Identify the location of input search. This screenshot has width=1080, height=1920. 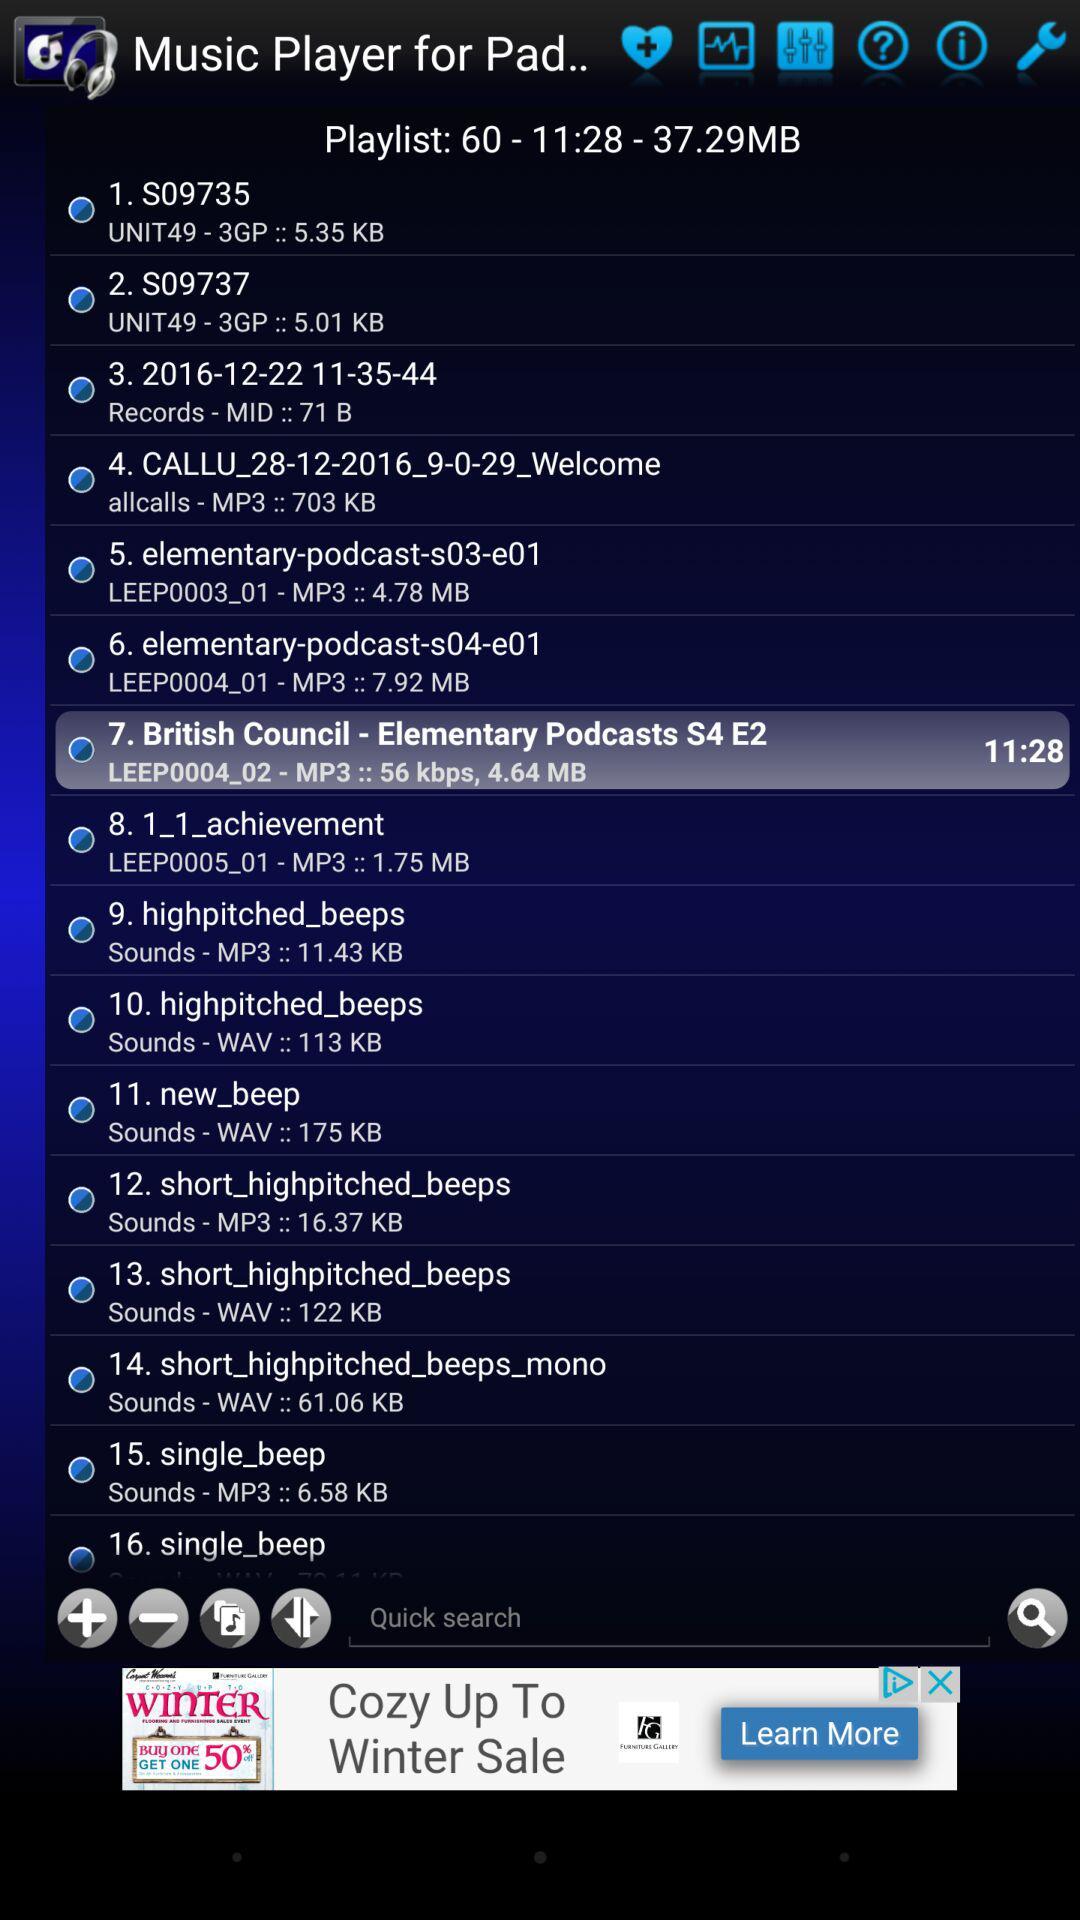
(669, 1618).